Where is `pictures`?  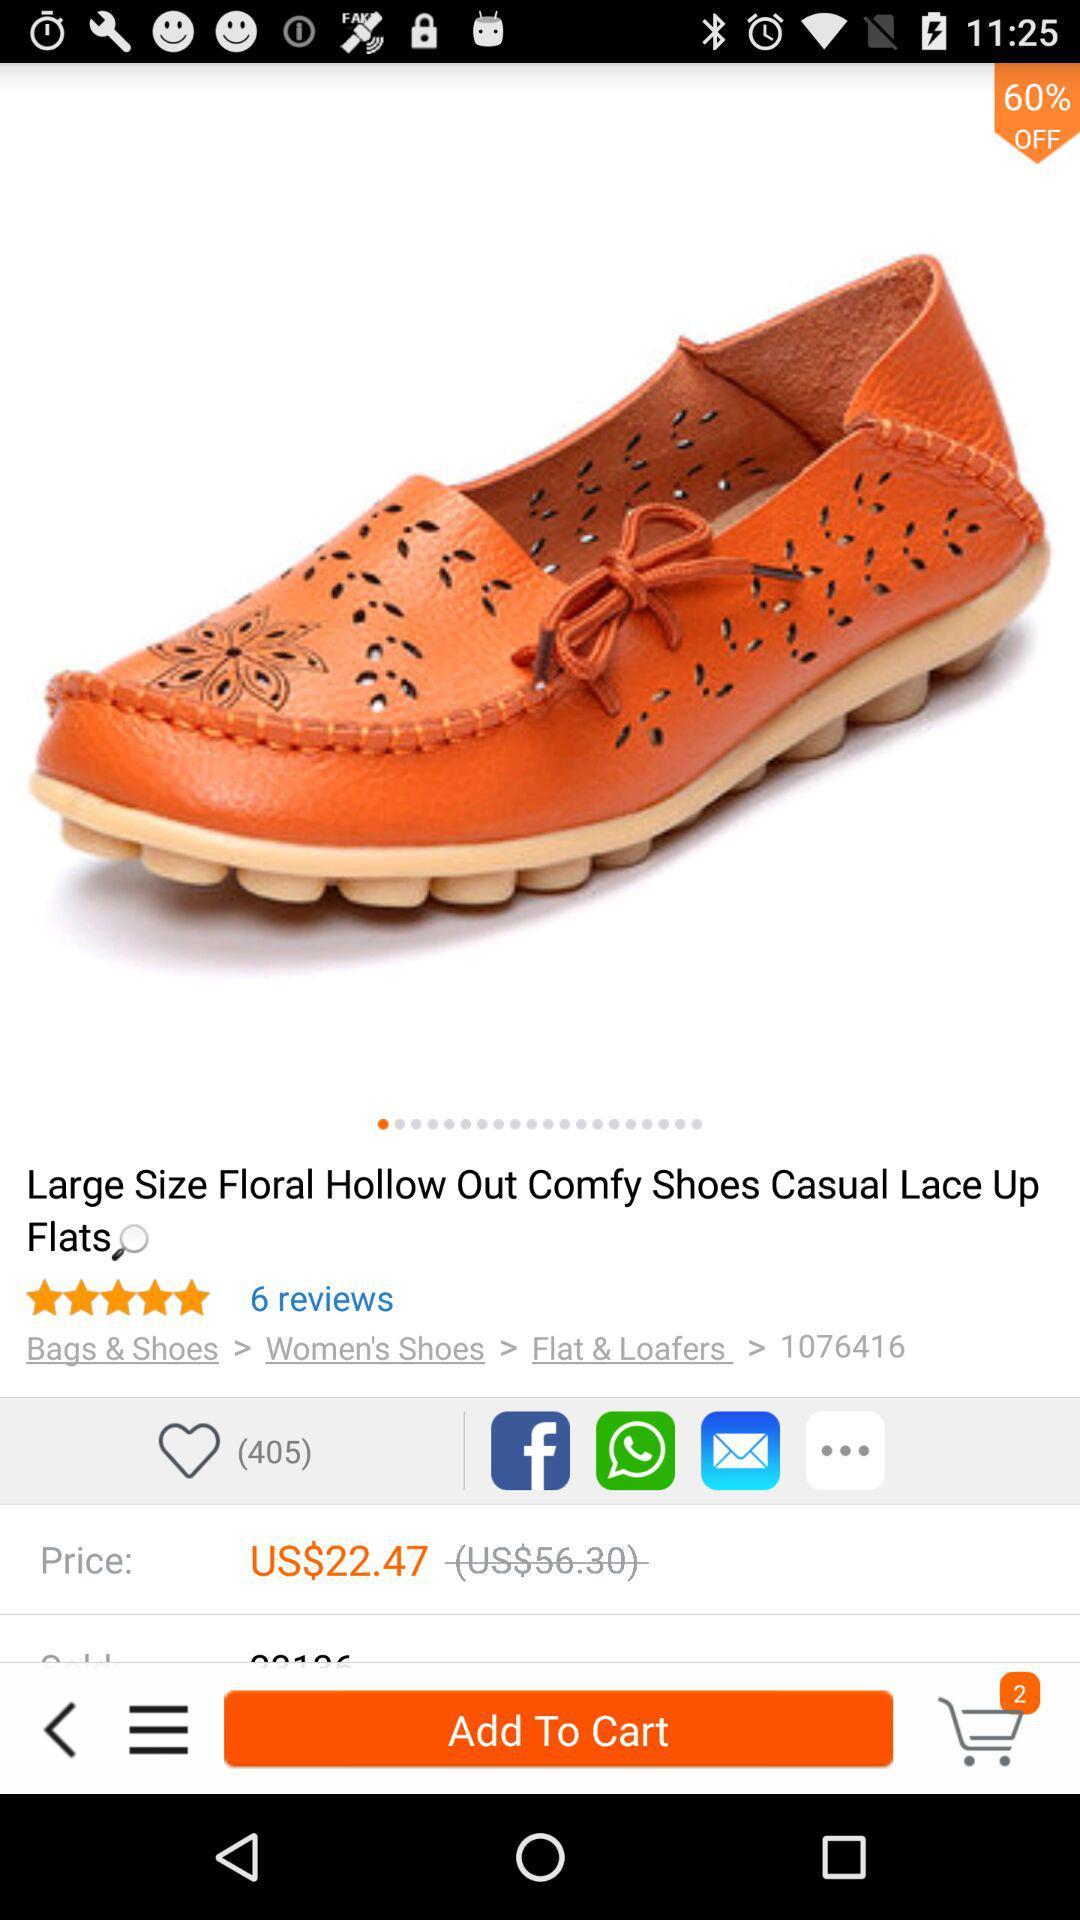 pictures is located at coordinates (647, 1124).